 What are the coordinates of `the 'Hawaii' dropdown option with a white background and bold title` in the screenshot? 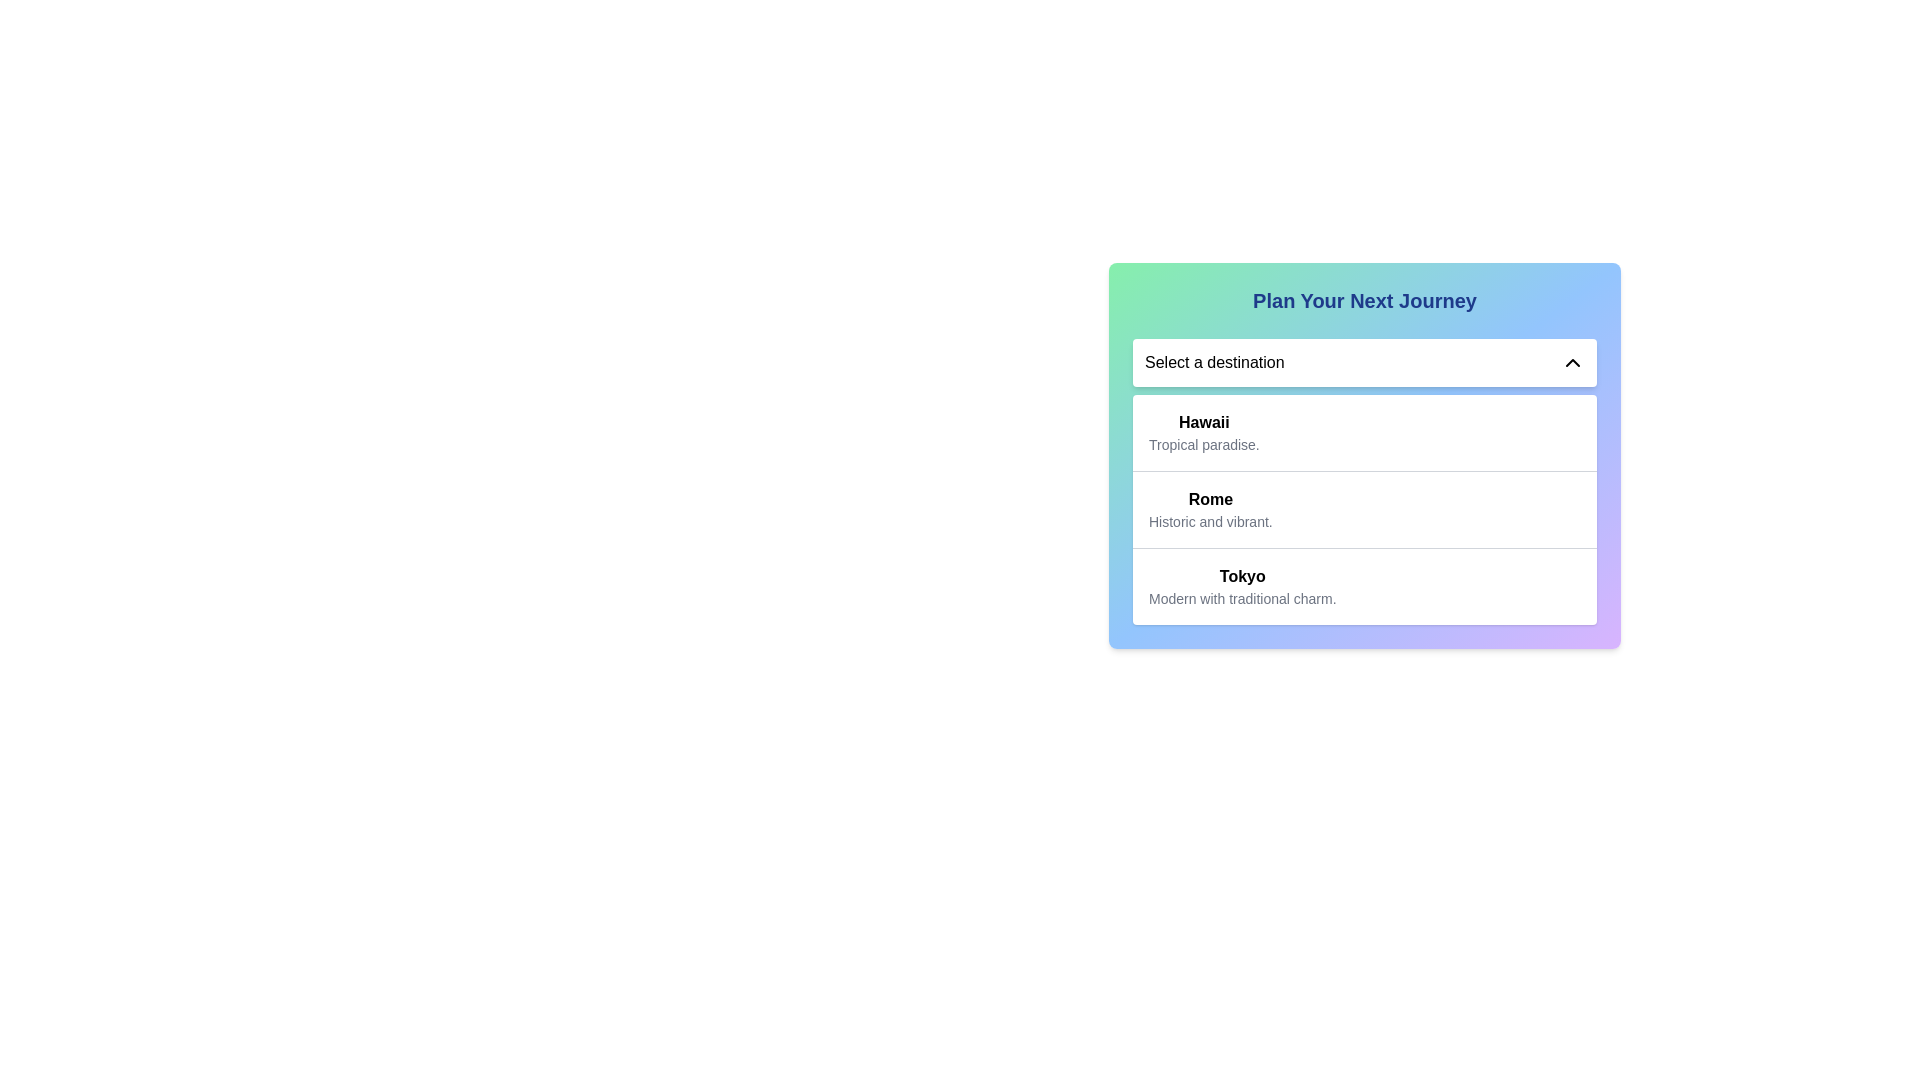 It's located at (1363, 431).